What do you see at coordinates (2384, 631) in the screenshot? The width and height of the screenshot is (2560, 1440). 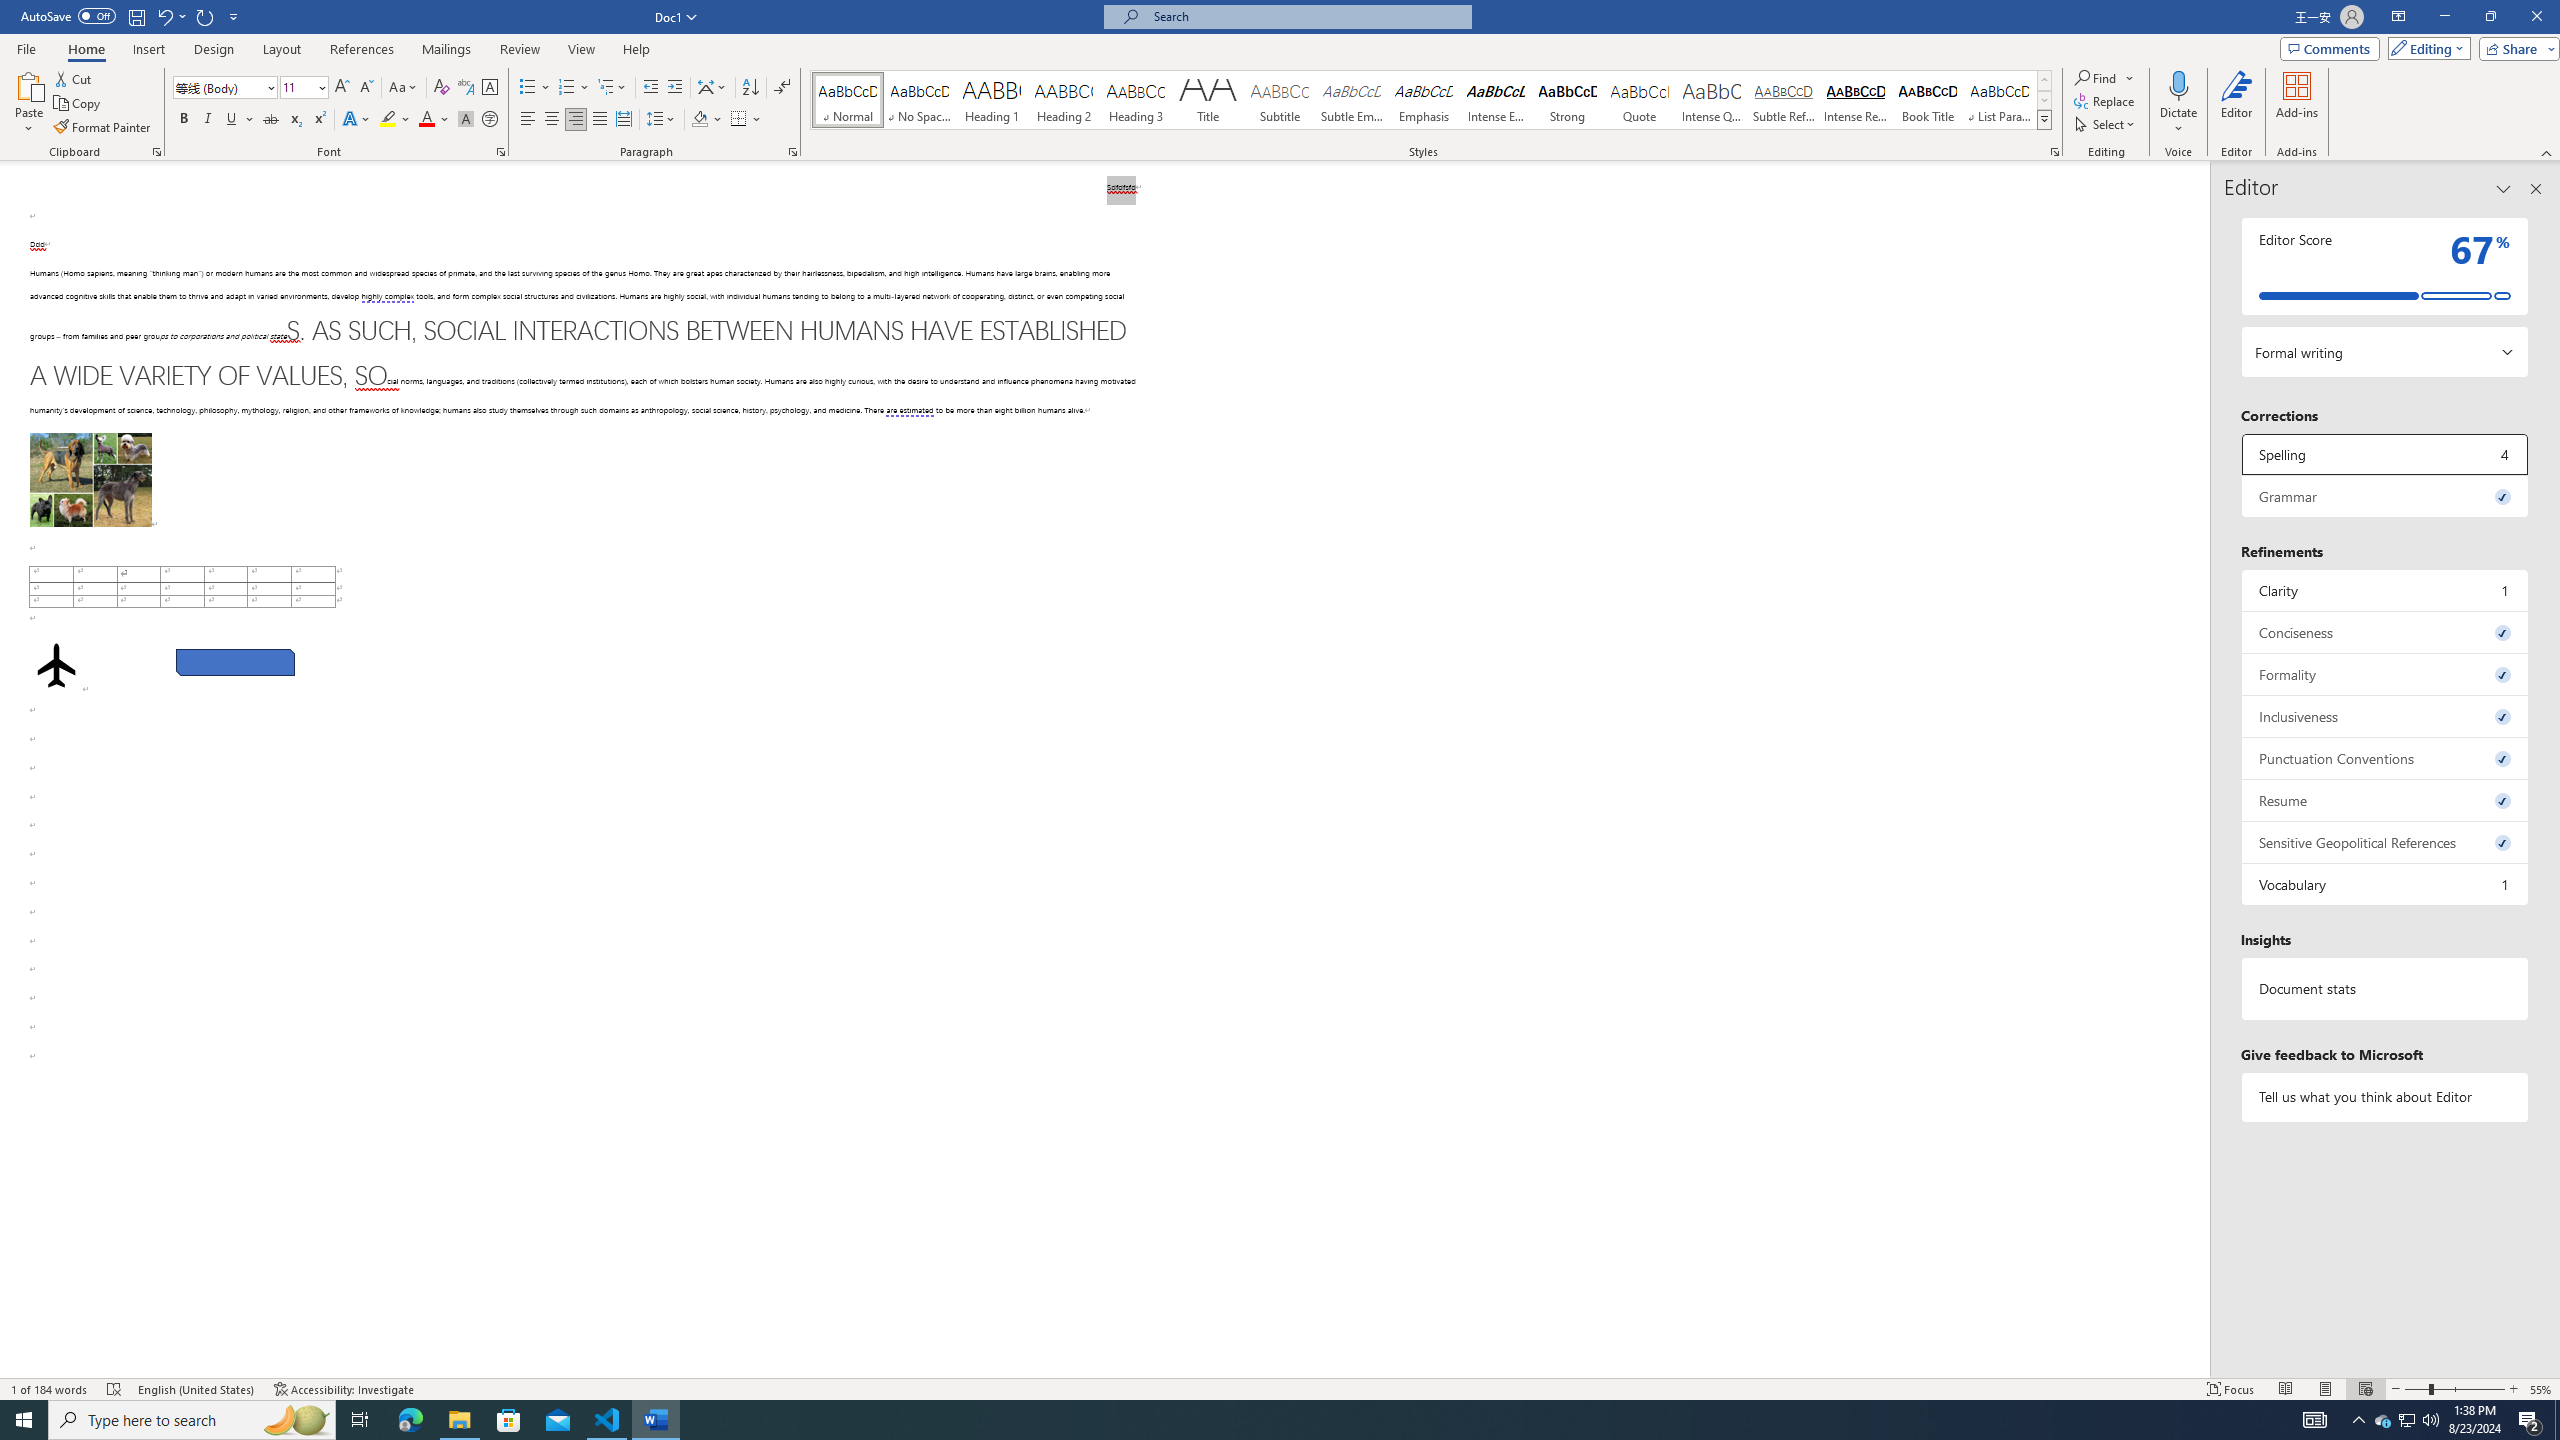 I see `'Conciseness, 0 issues. Press space or enter to review items.'` at bounding box center [2384, 631].